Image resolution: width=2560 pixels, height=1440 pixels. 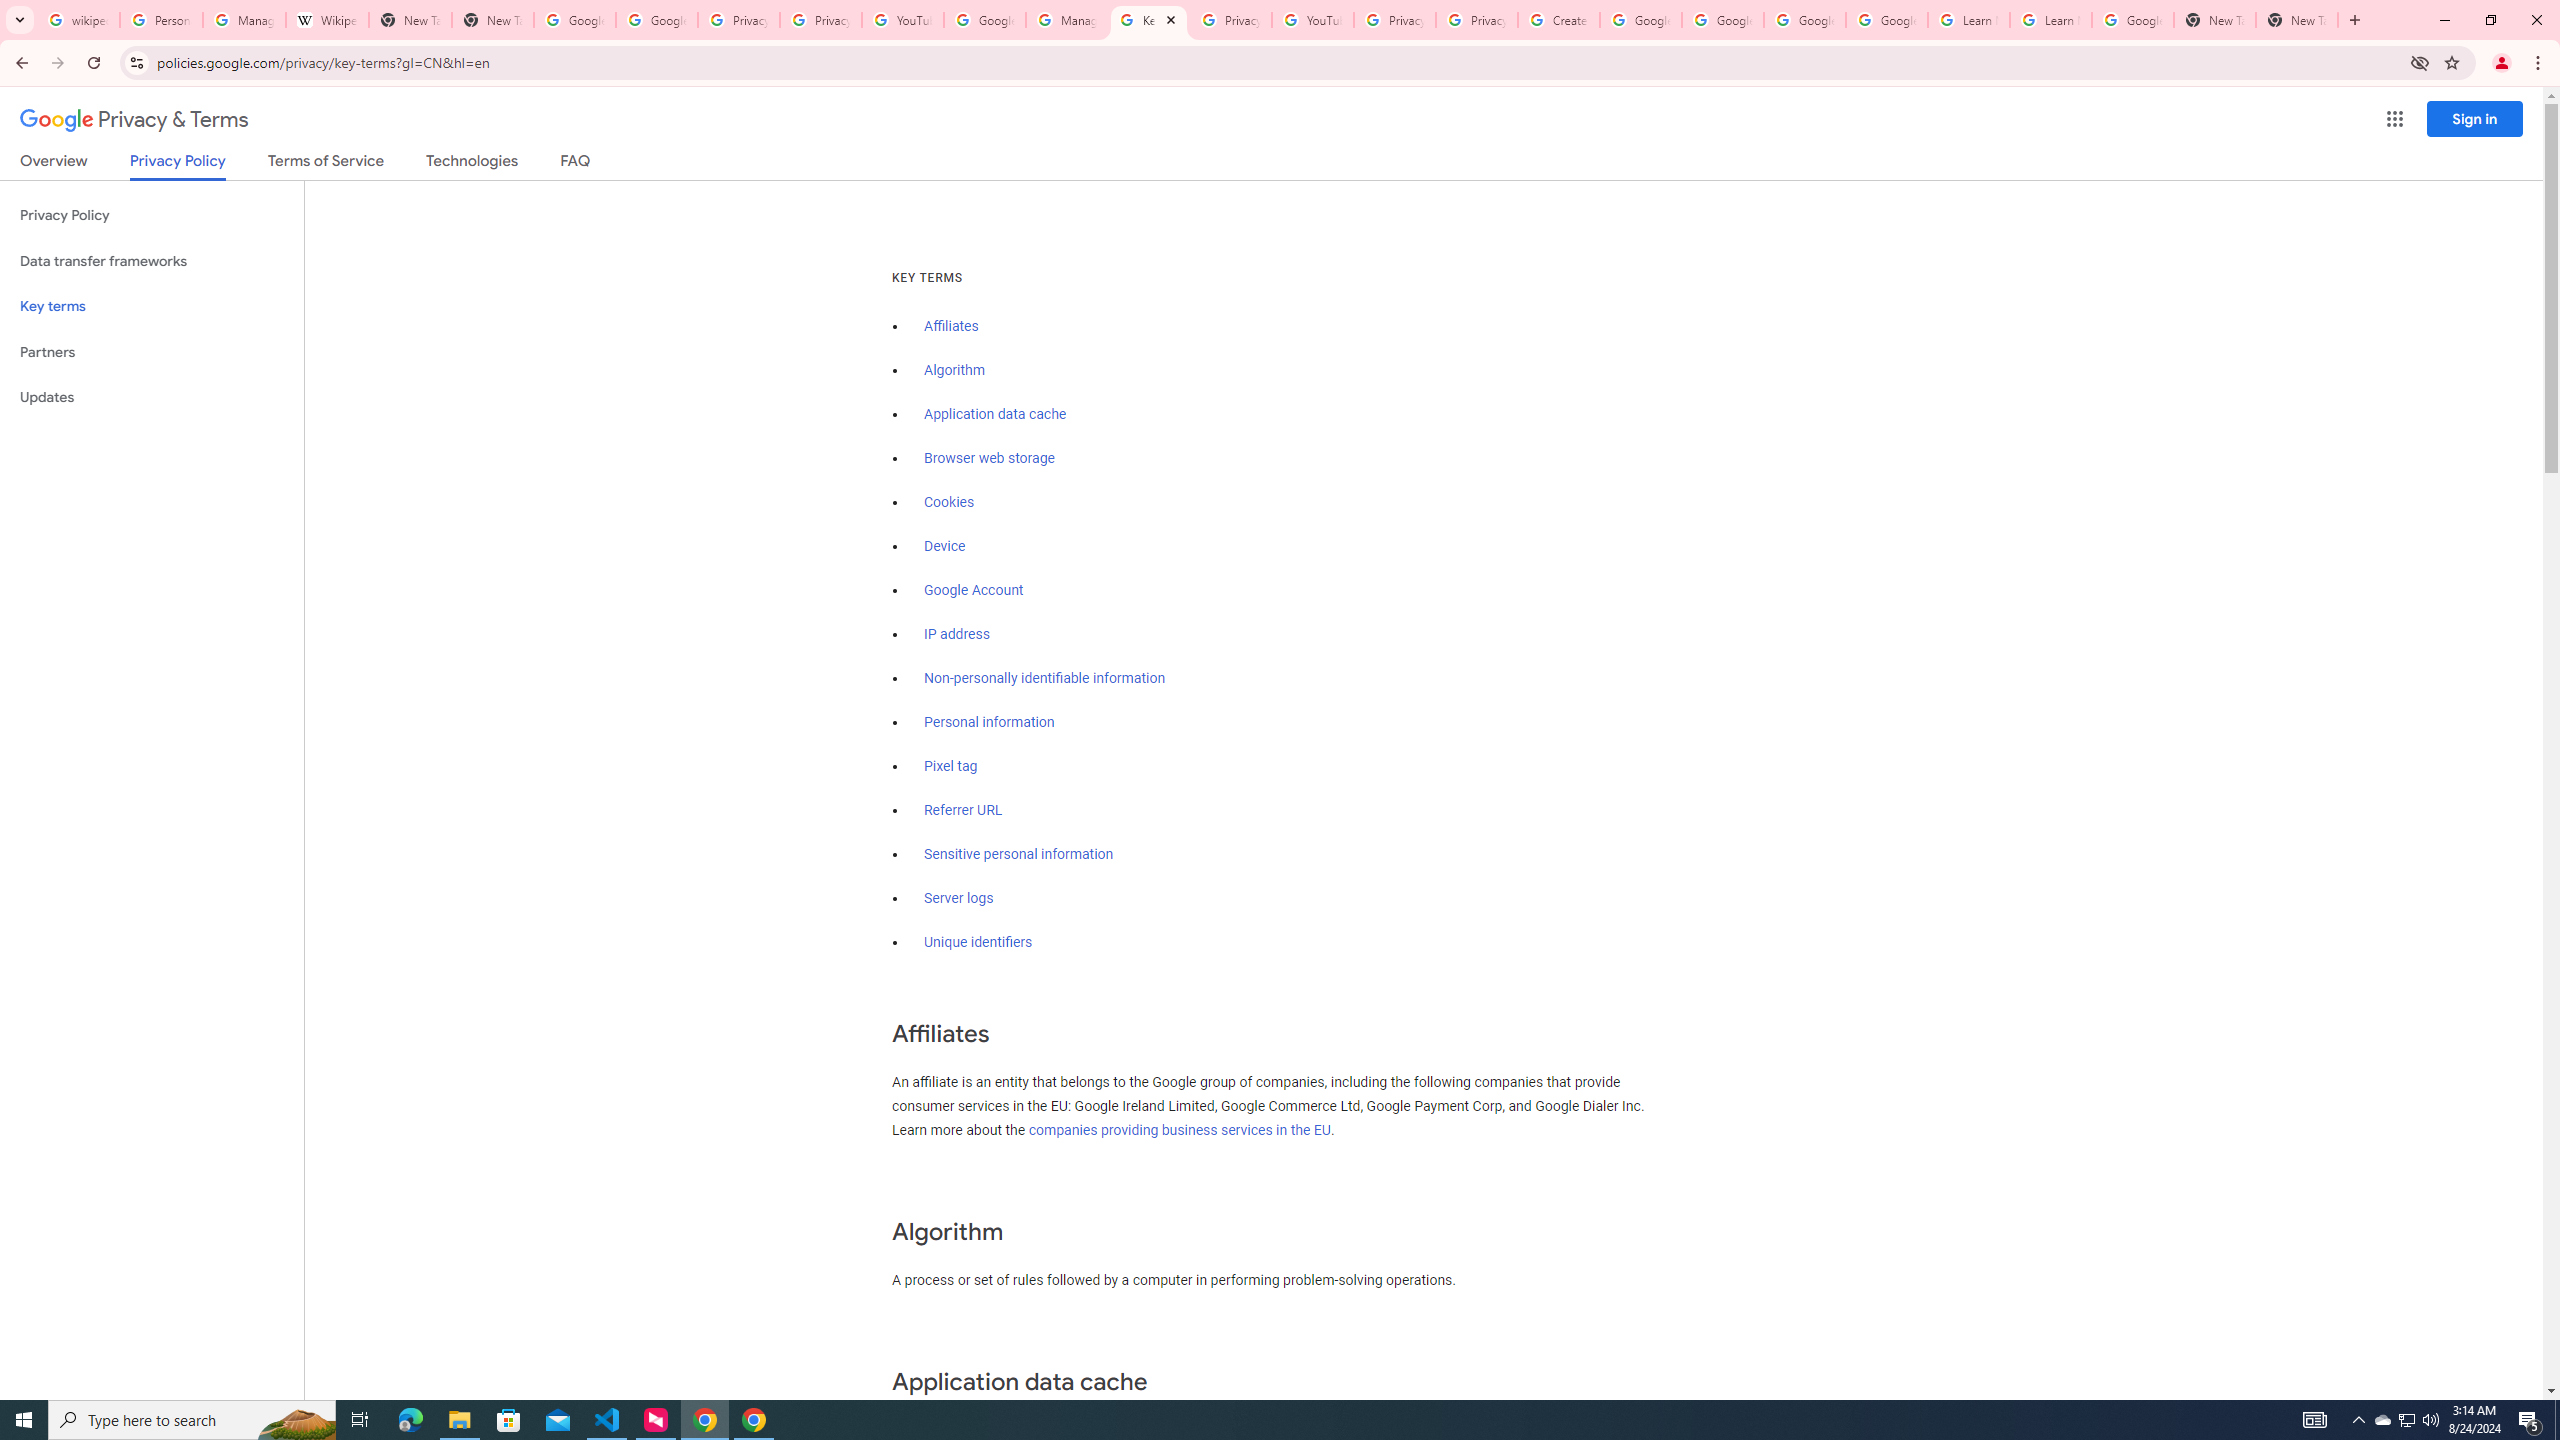 What do you see at coordinates (2296, 19) in the screenshot?
I see `'New Tab'` at bounding box center [2296, 19].